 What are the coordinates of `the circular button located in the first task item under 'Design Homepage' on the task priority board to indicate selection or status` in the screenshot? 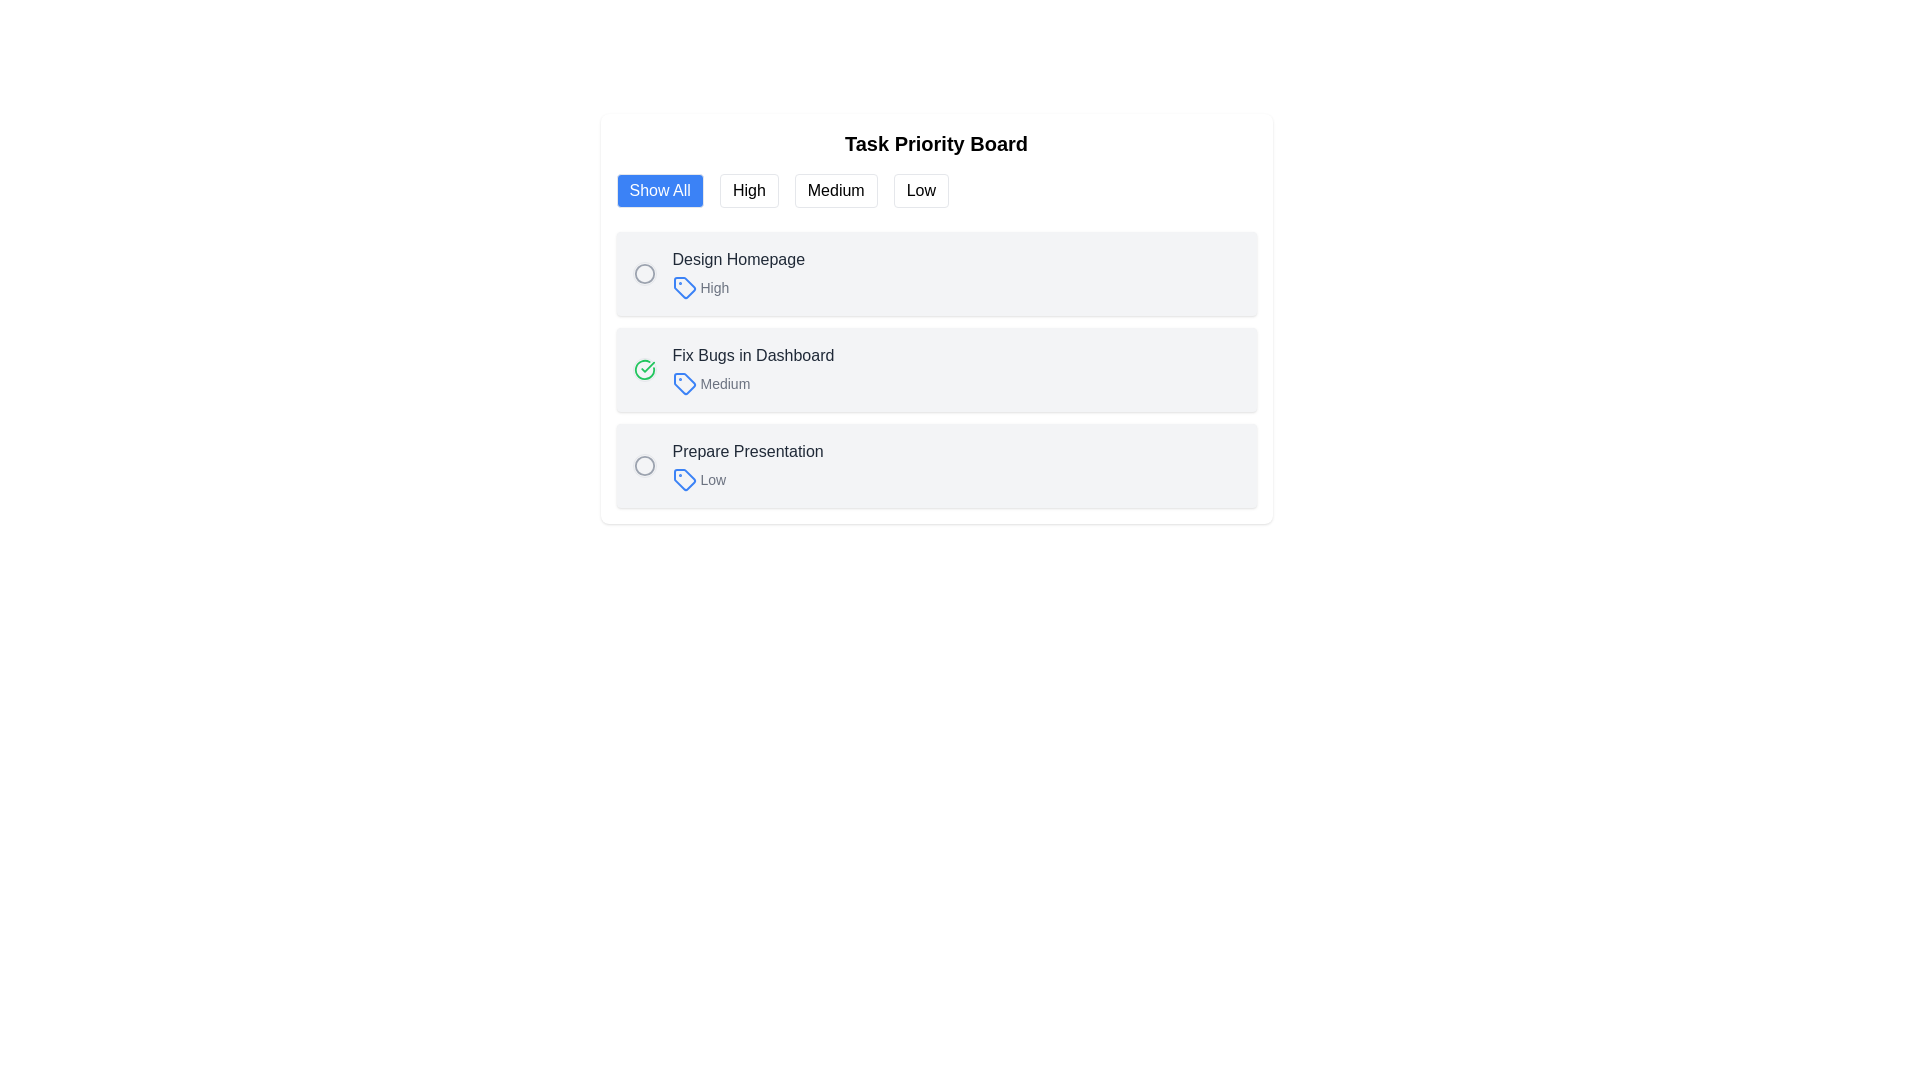 It's located at (644, 273).